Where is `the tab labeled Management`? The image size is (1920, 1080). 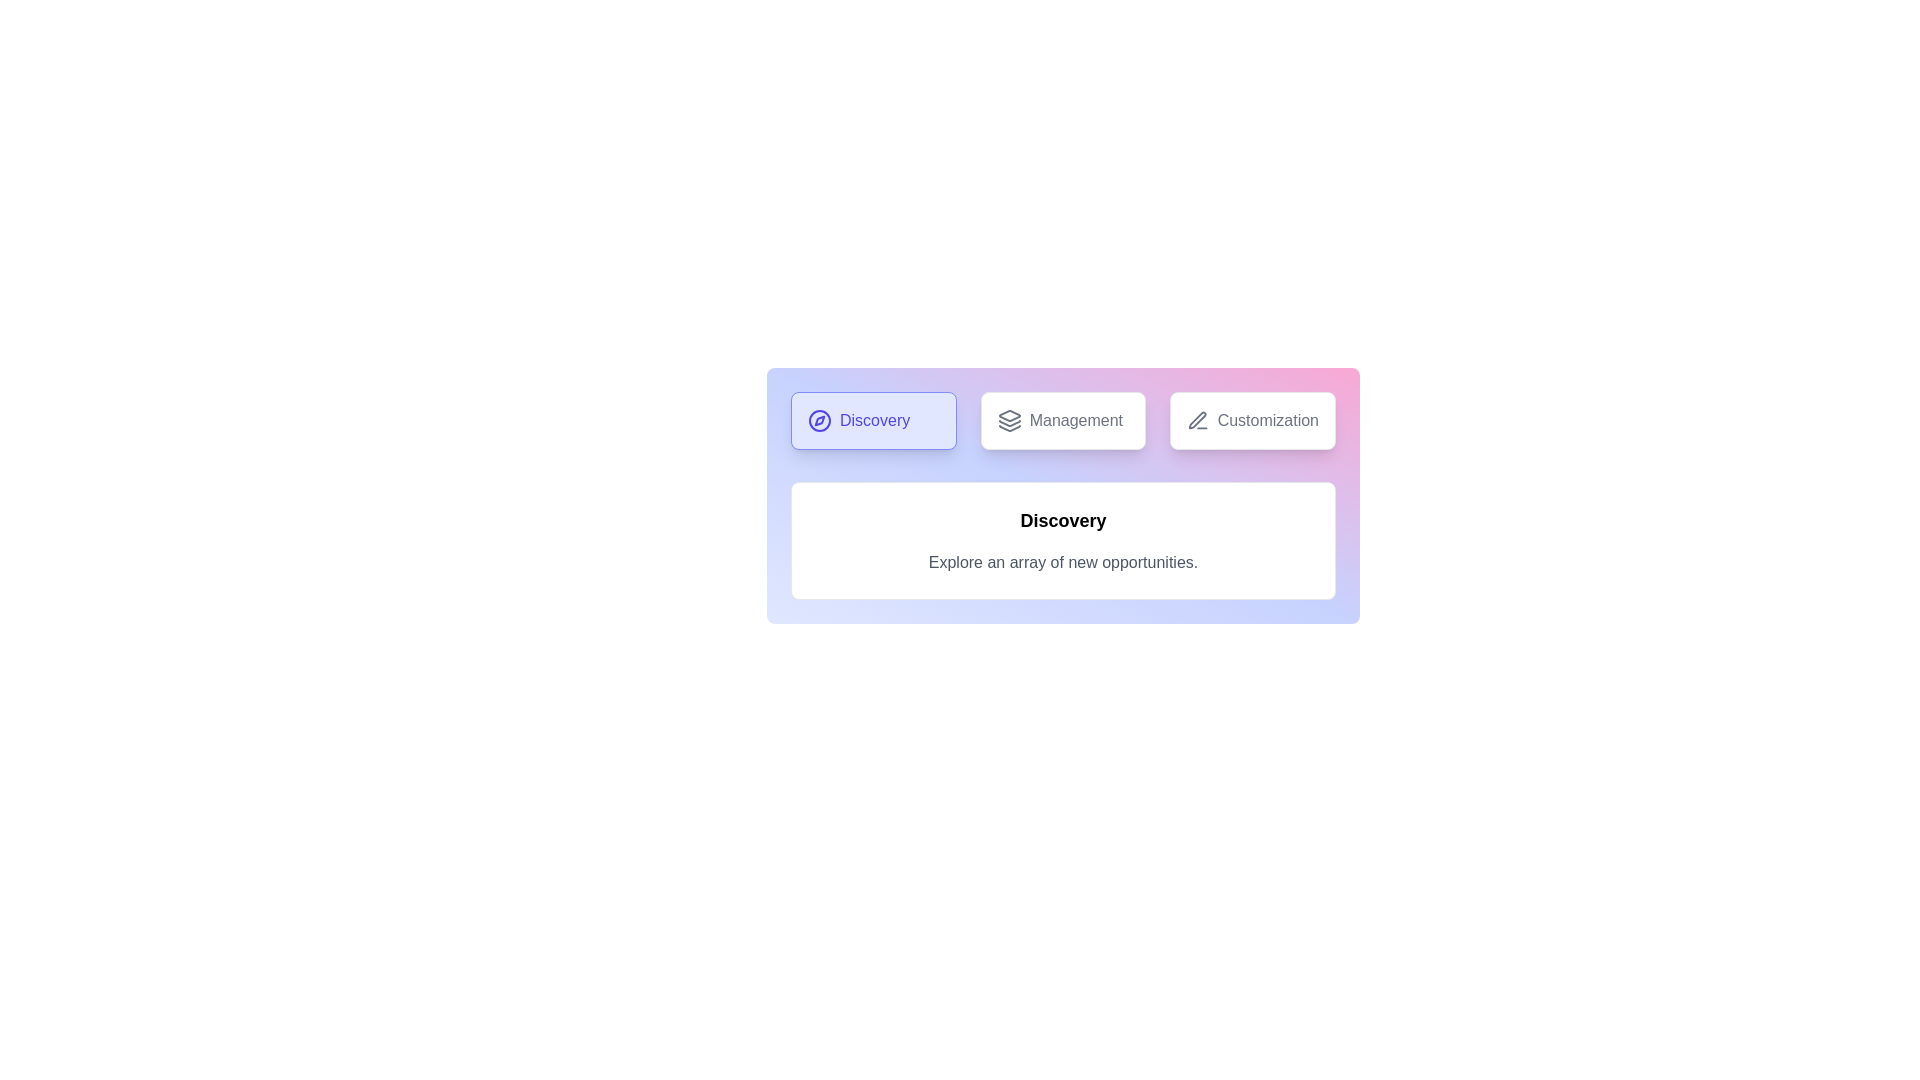 the tab labeled Management is located at coordinates (1062, 419).